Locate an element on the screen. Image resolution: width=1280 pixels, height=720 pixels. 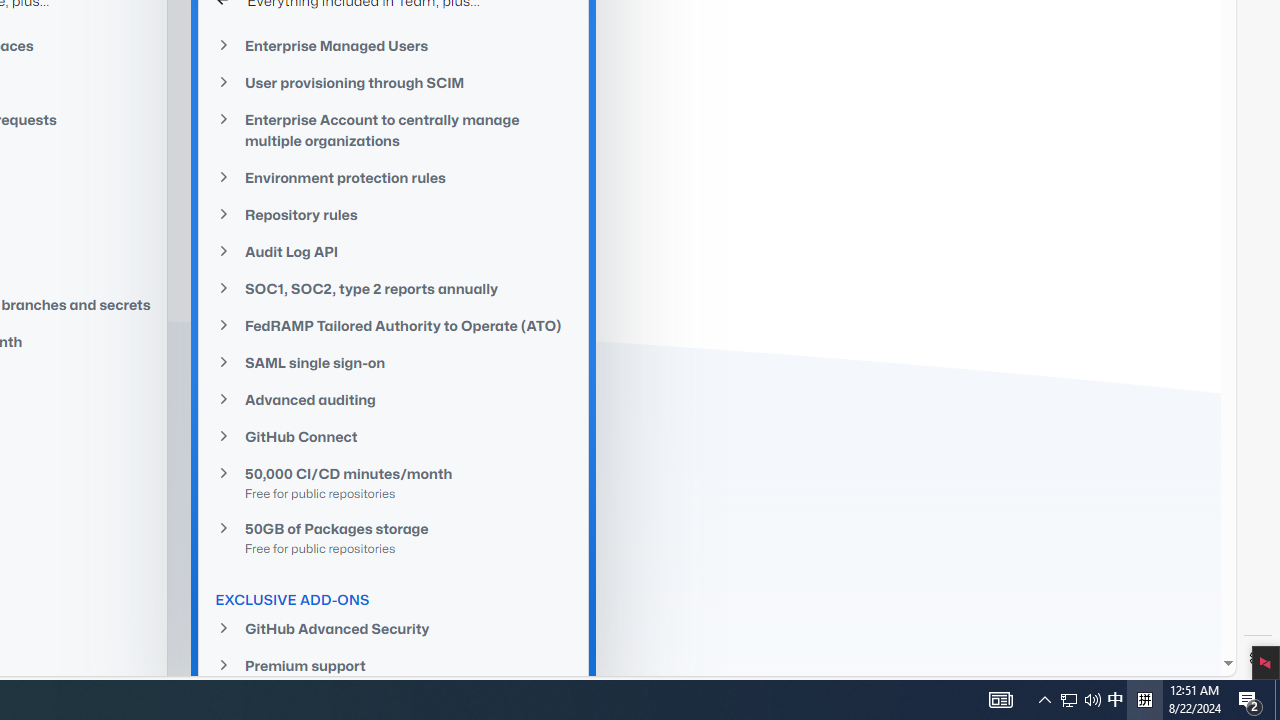
'SOC1, SOC2, type 2 reports annually' is located at coordinates (394, 288).